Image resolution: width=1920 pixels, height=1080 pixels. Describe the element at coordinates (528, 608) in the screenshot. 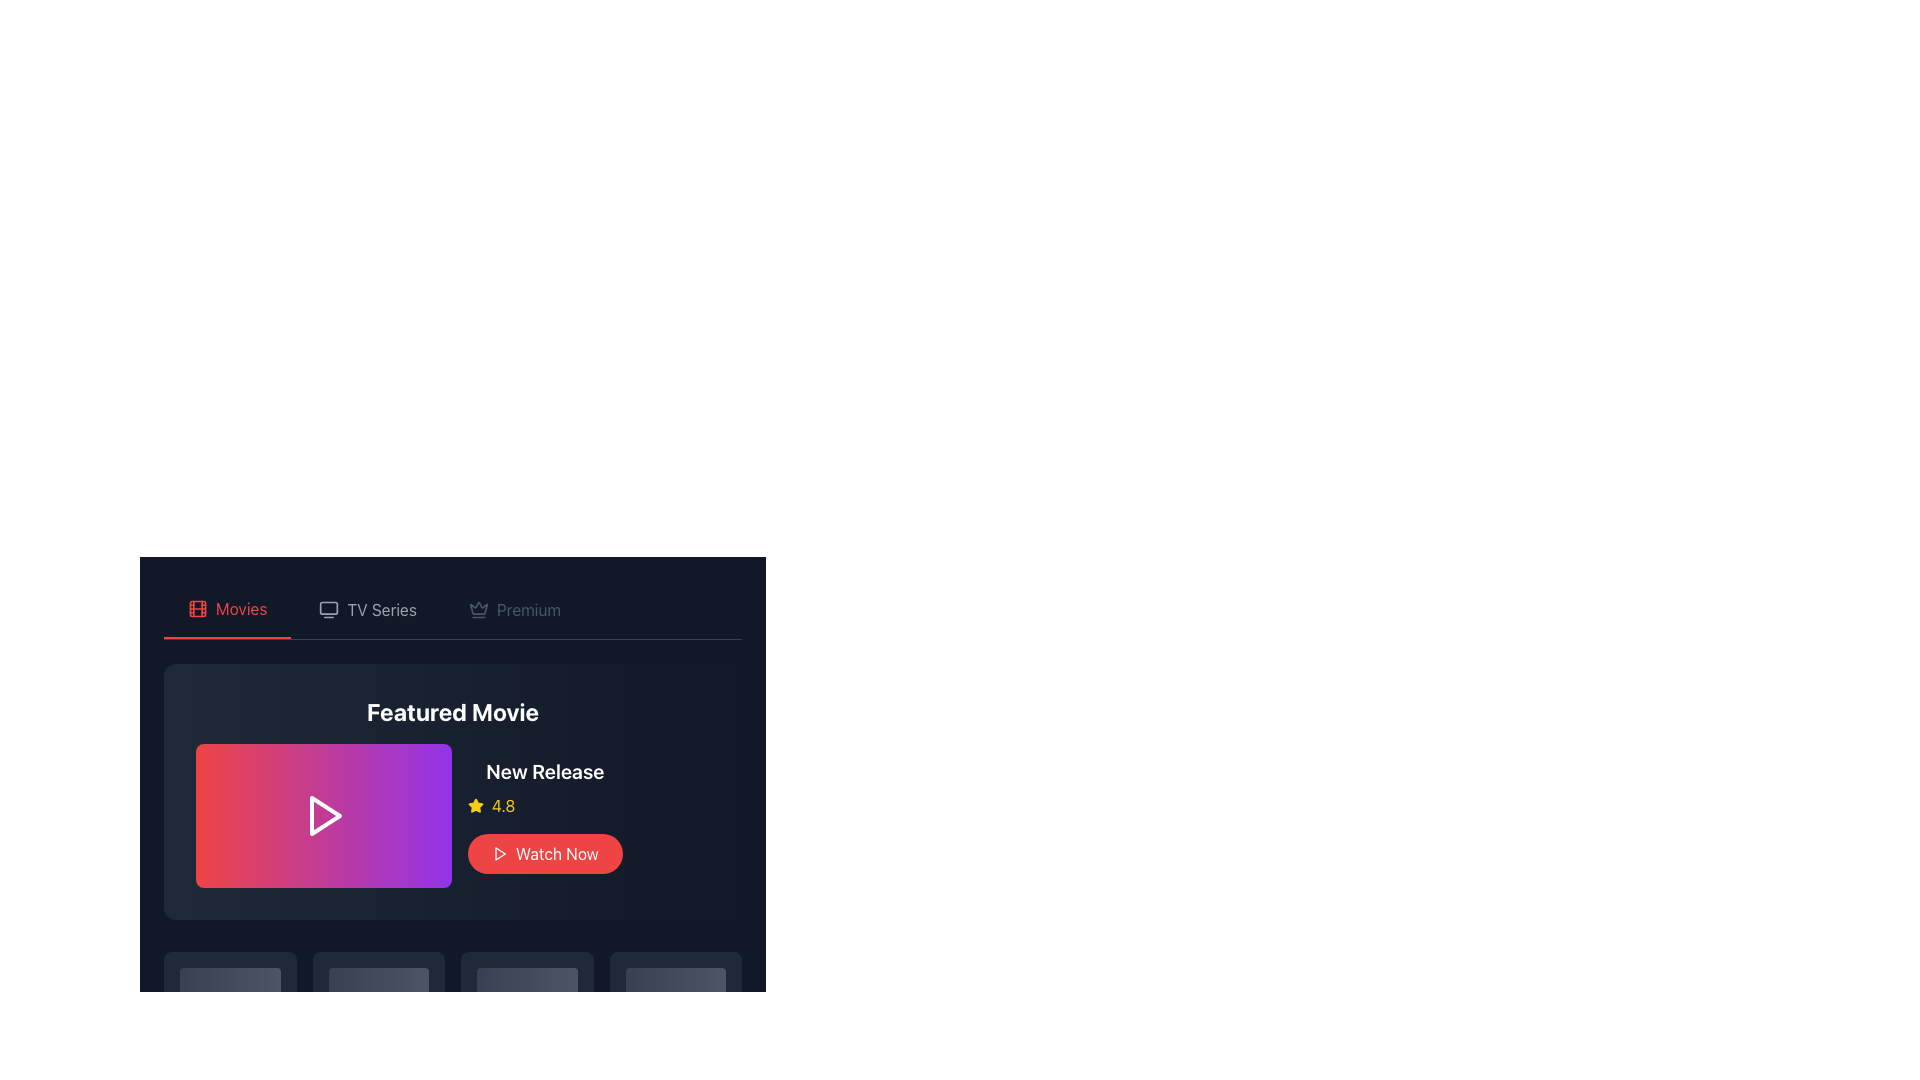

I see `the text label indicating premium or exclusive content, located in the top navigation bar between the 'TV Series' and 'Movies' menu items` at that location.